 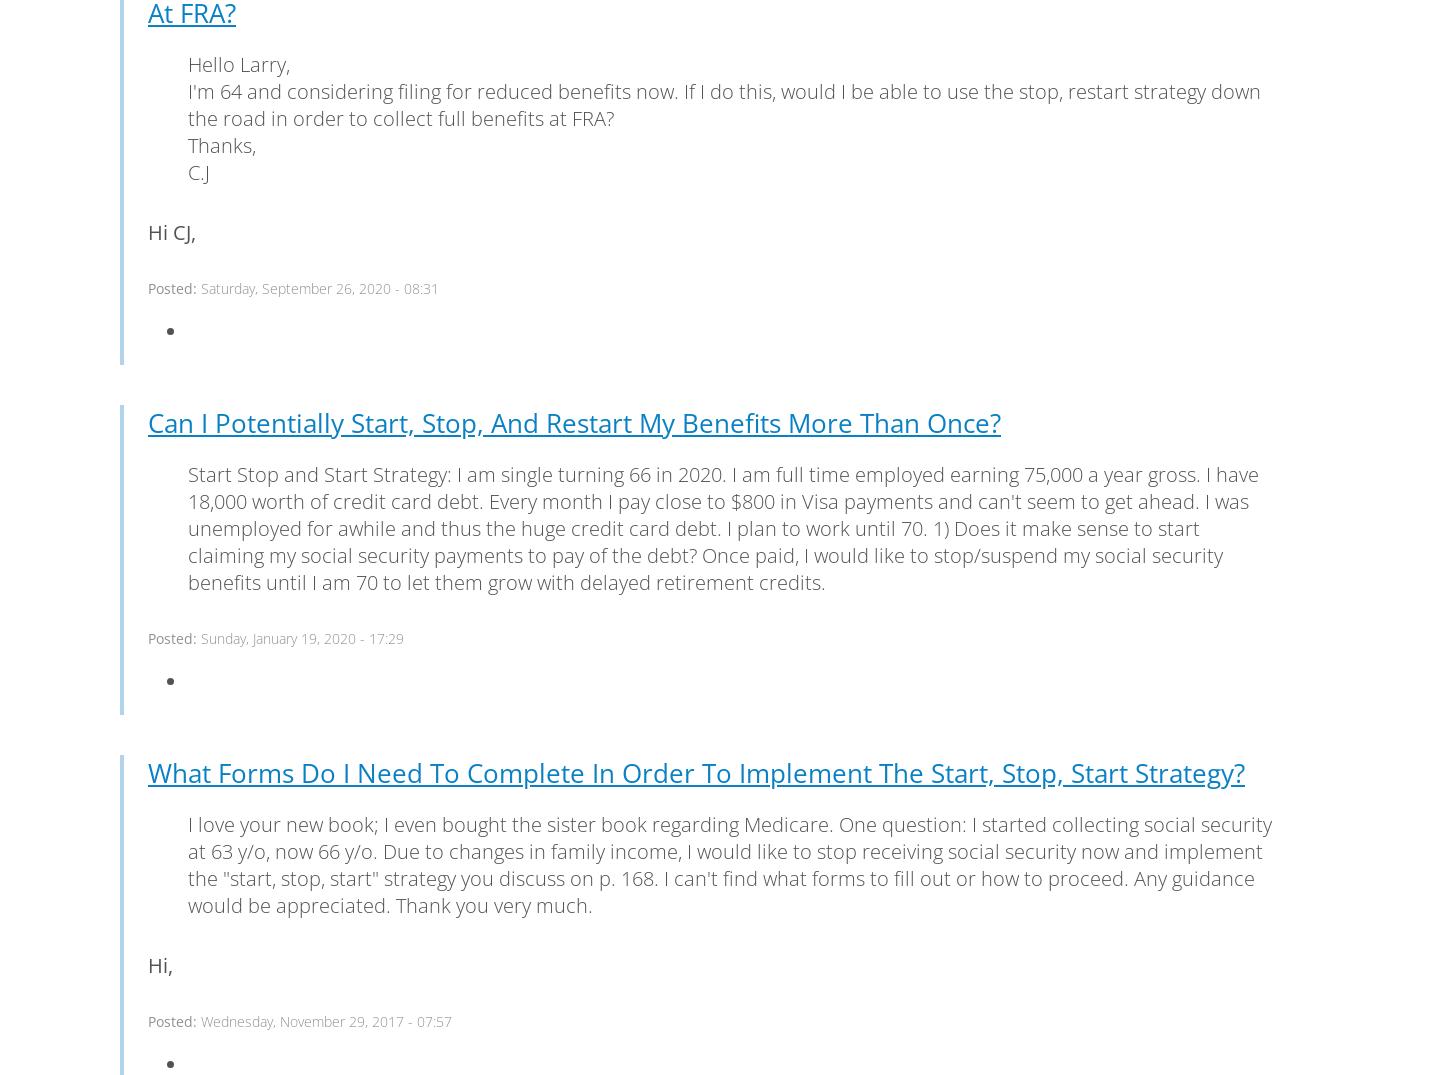 What do you see at coordinates (239, 63) in the screenshot?
I see `'Hello Larry,'` at bounding box center [239, 63].